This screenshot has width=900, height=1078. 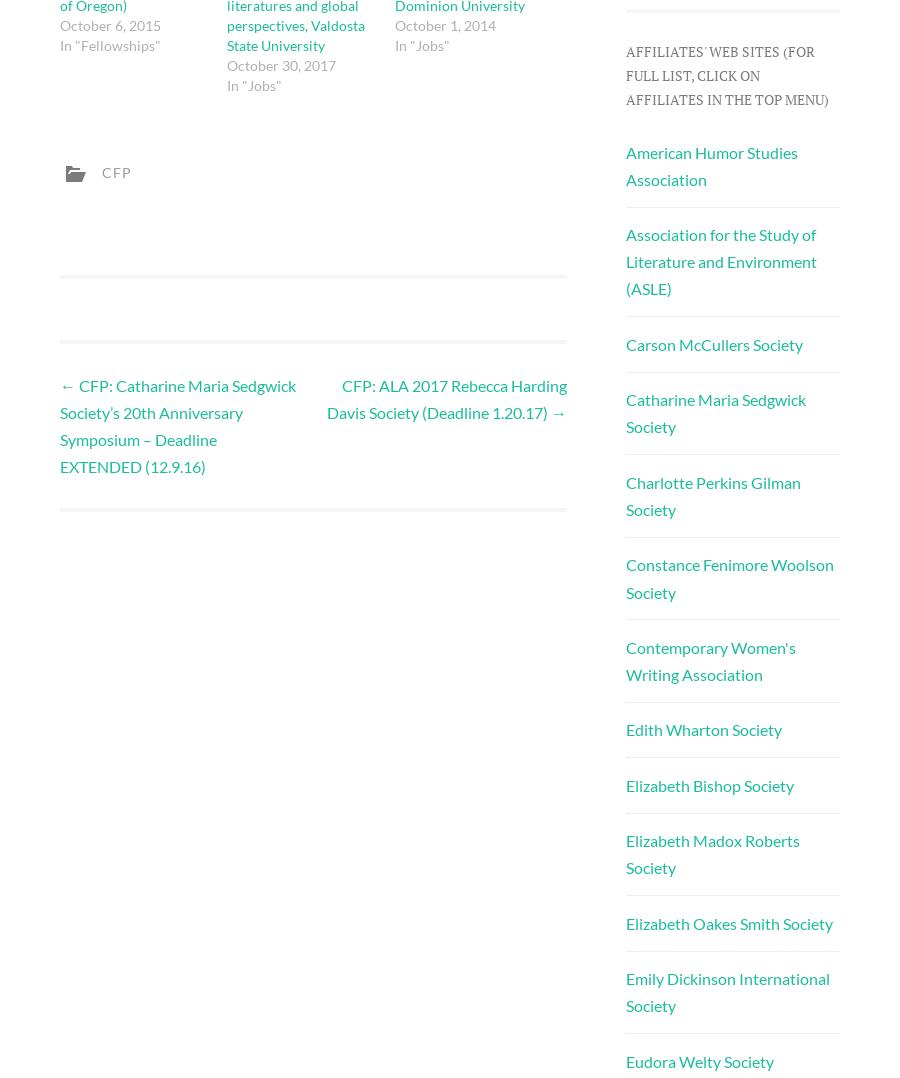 I want to click on 'Carson McCullers Society', so click(x=712, y=342).